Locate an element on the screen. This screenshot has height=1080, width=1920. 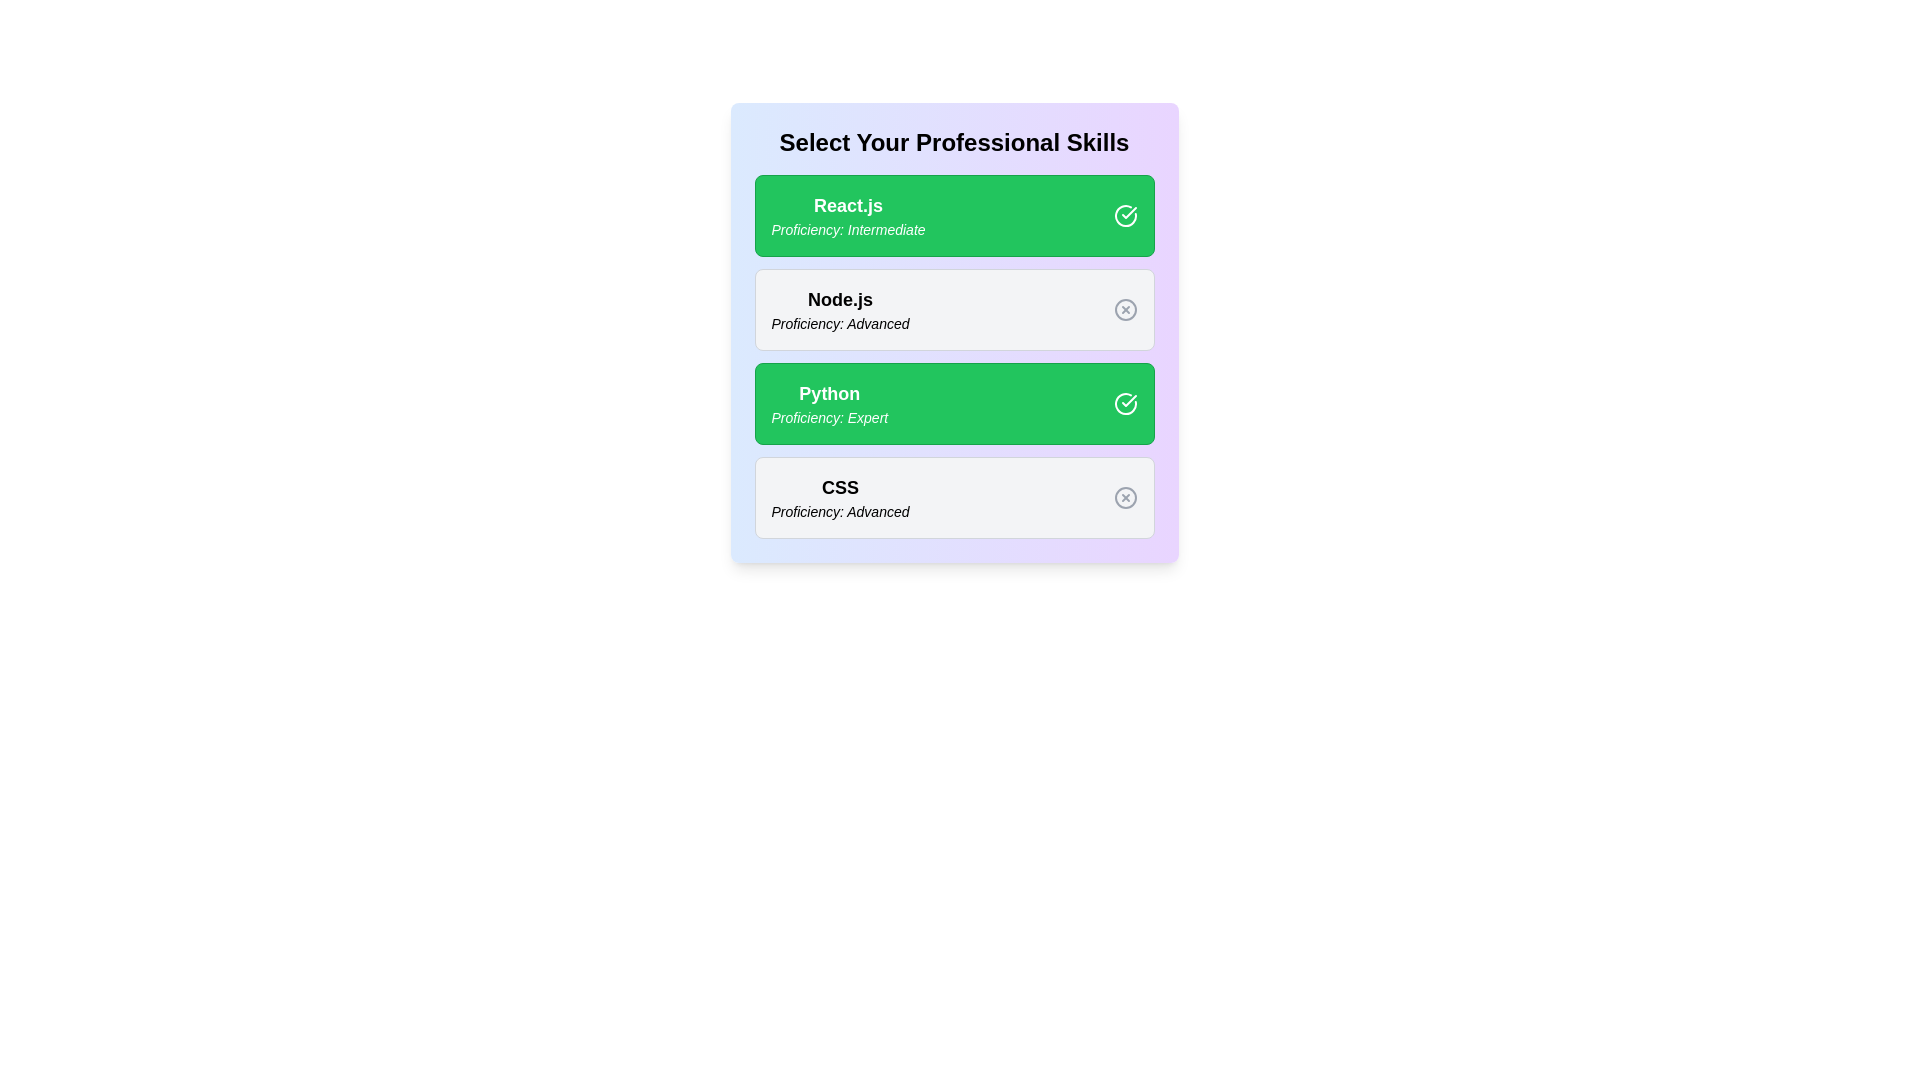
the skill card for Python is located at coordinates (953, 404).